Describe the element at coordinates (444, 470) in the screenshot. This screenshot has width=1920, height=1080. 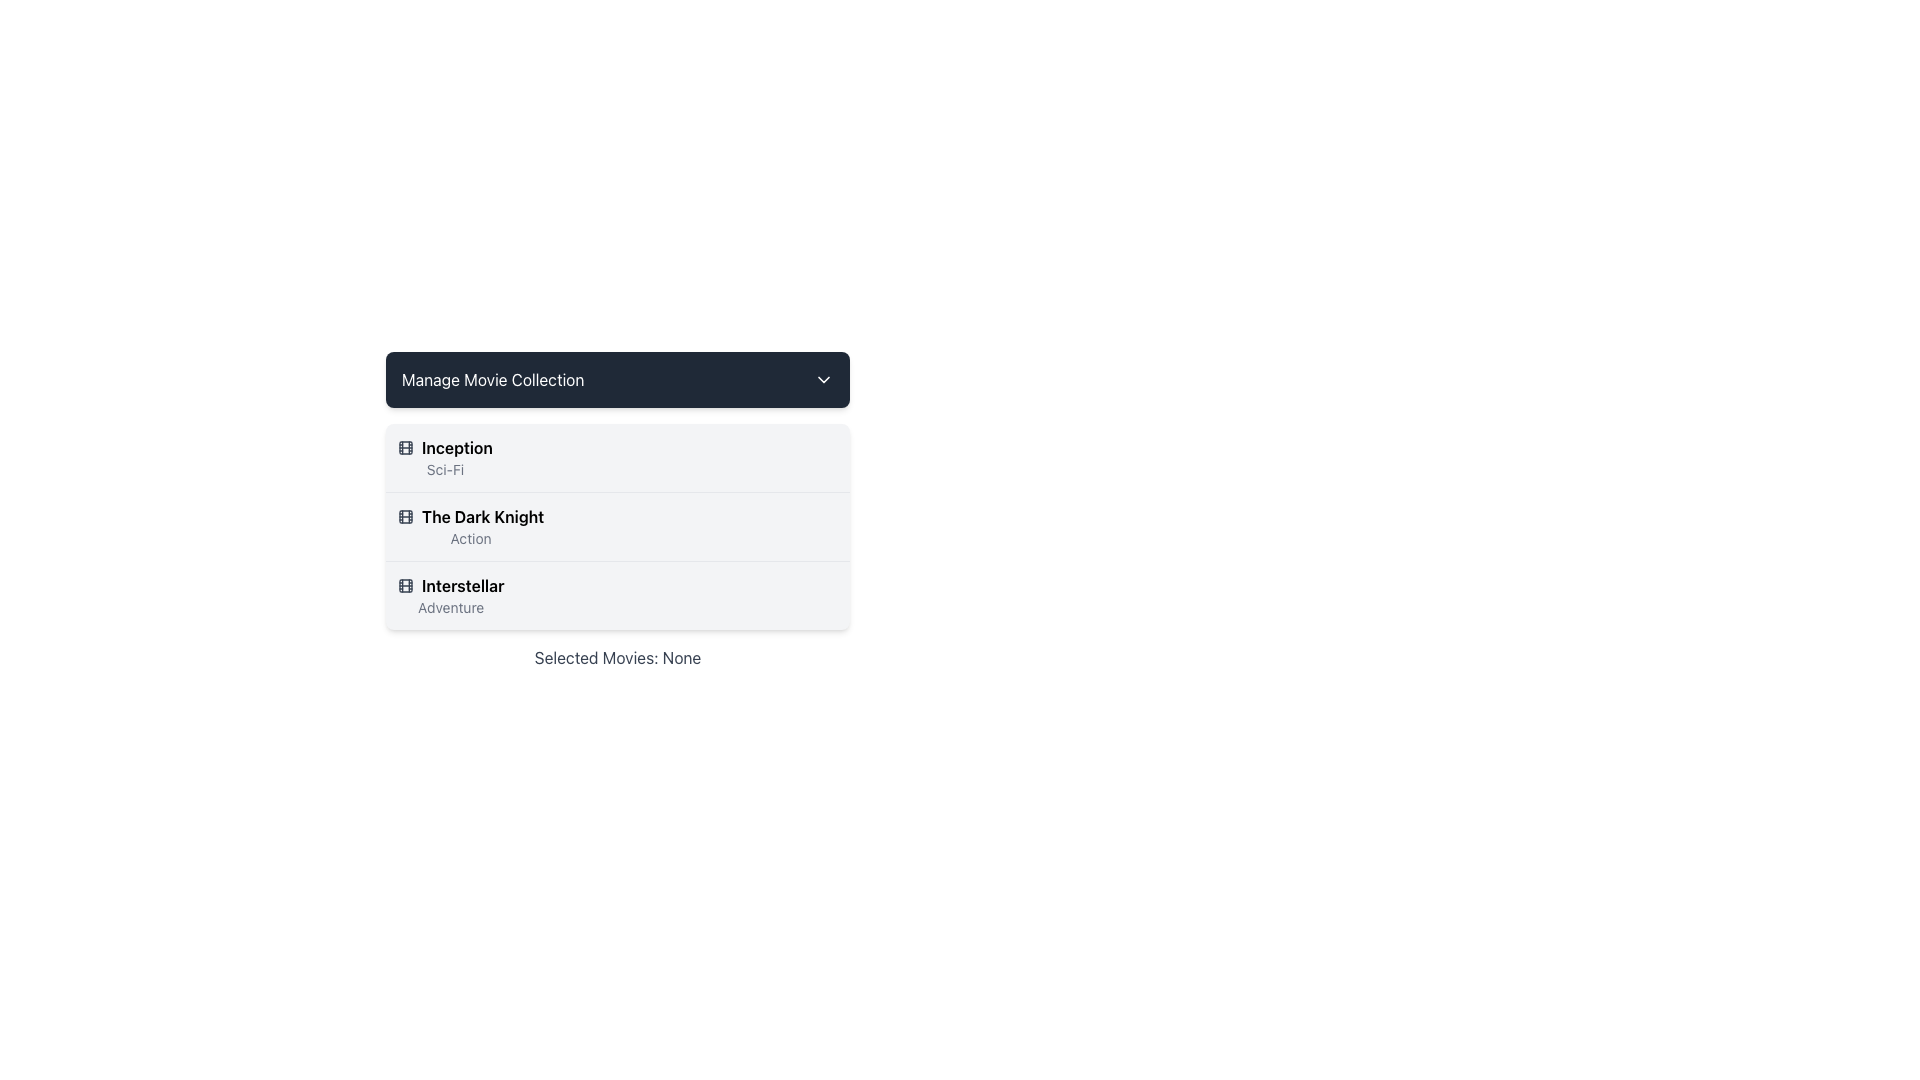
I see `the Text label displaying the genre 'Sci-Fi' for the movie 'Inception', located directly below the title 'Inception' in the movie list` at that location.